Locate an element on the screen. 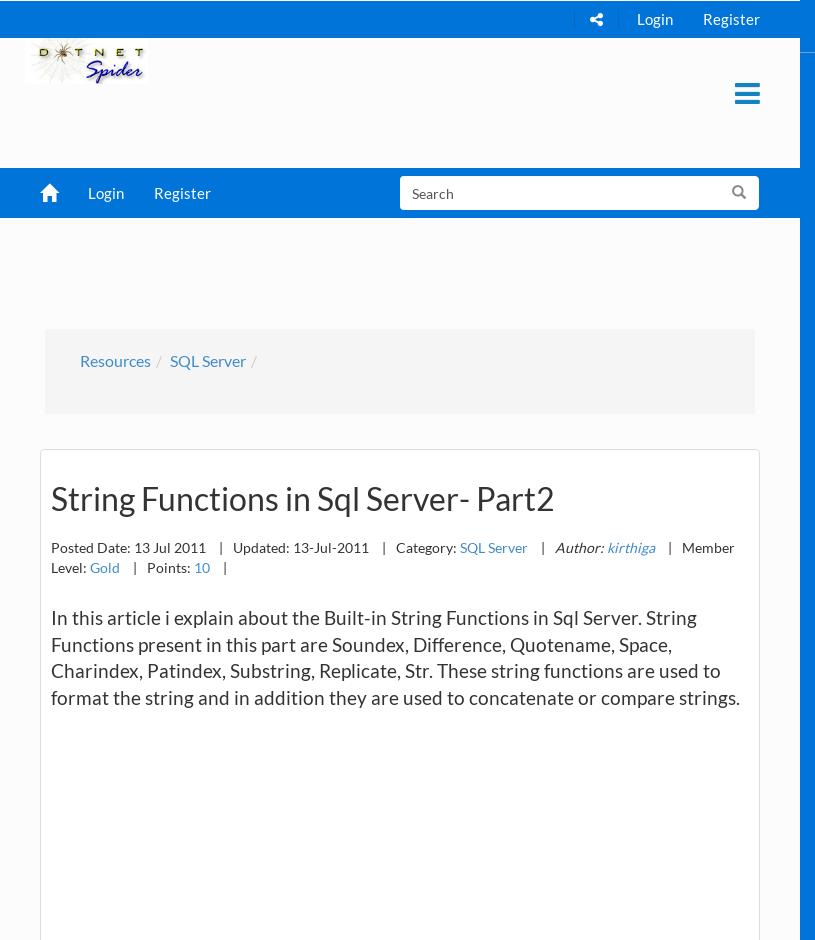 The height and width of the screenshot is (940, 815). 'Posted Date:' is located at coordinates (91, 545).